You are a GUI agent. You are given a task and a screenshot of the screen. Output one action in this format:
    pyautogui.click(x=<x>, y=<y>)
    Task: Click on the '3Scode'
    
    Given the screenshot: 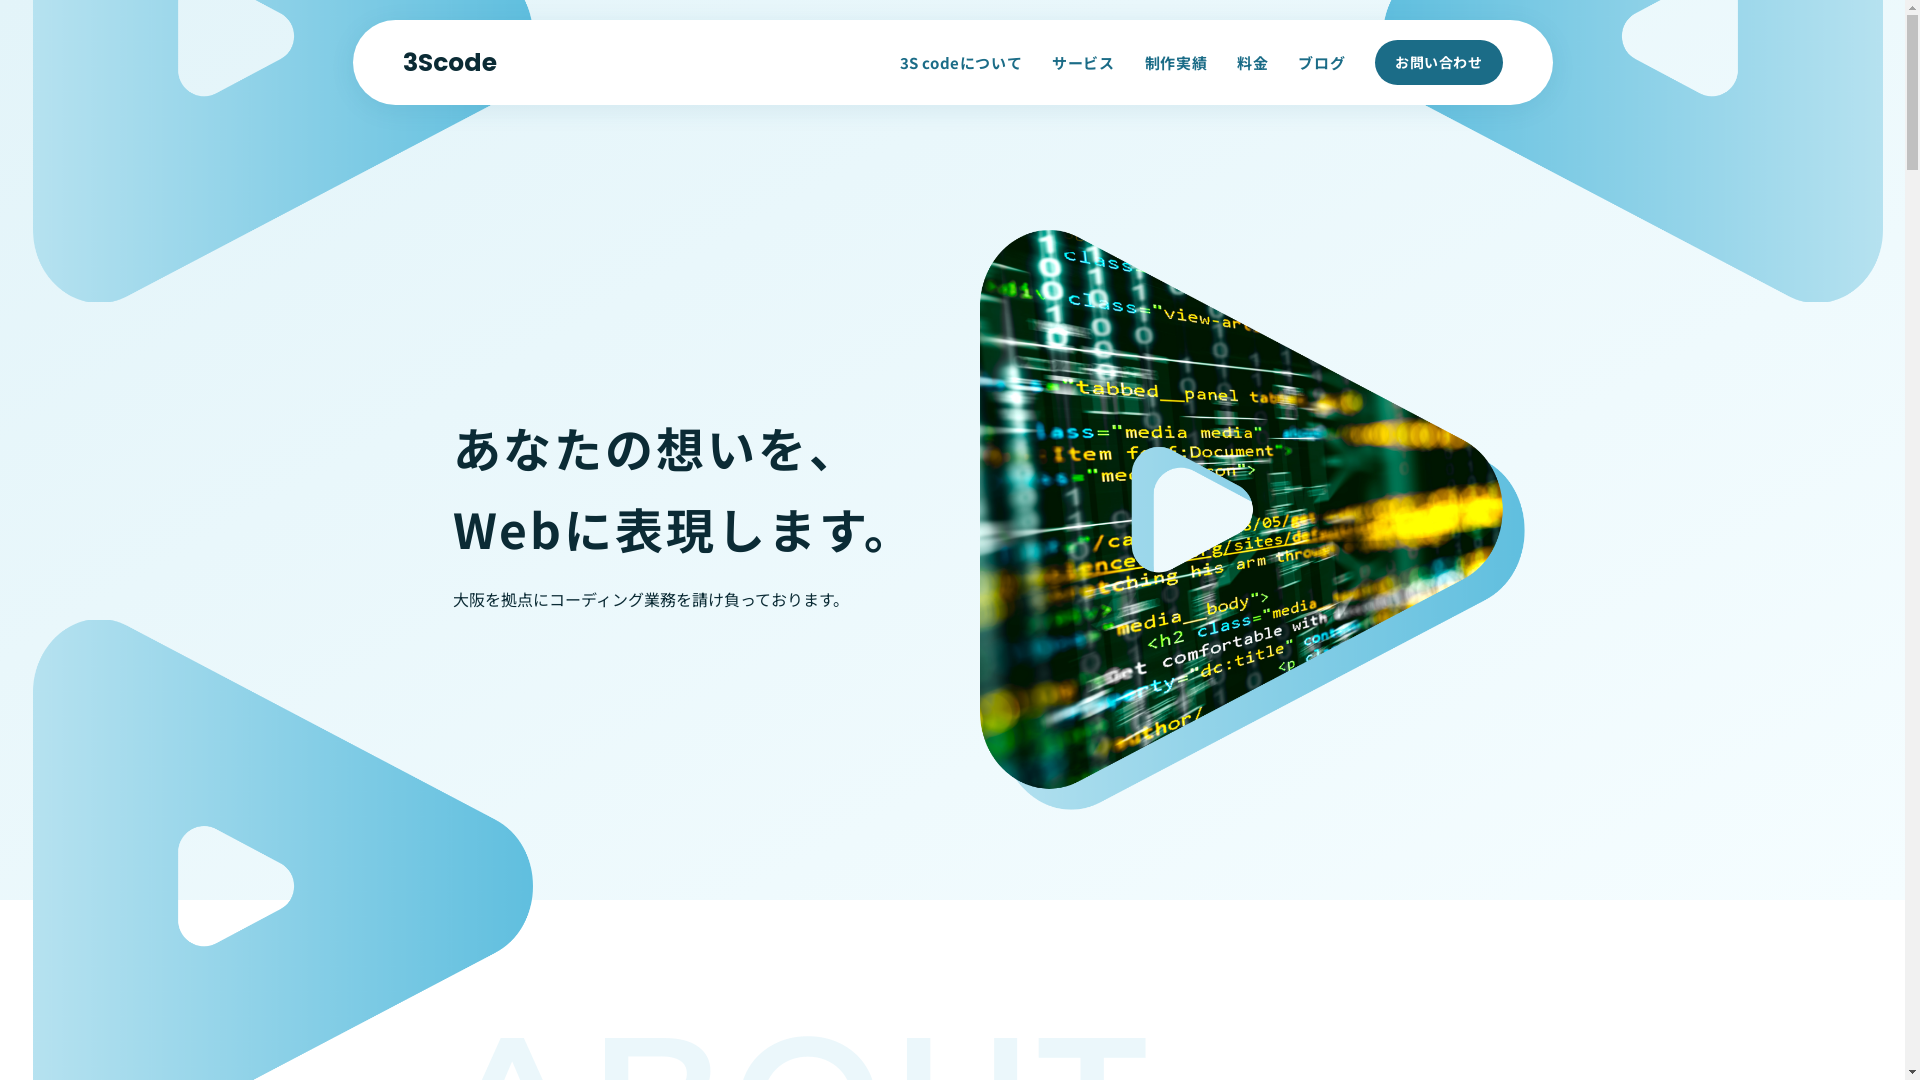 What is the action you would take?
    pyautogui.click(x=448, y=61)
    